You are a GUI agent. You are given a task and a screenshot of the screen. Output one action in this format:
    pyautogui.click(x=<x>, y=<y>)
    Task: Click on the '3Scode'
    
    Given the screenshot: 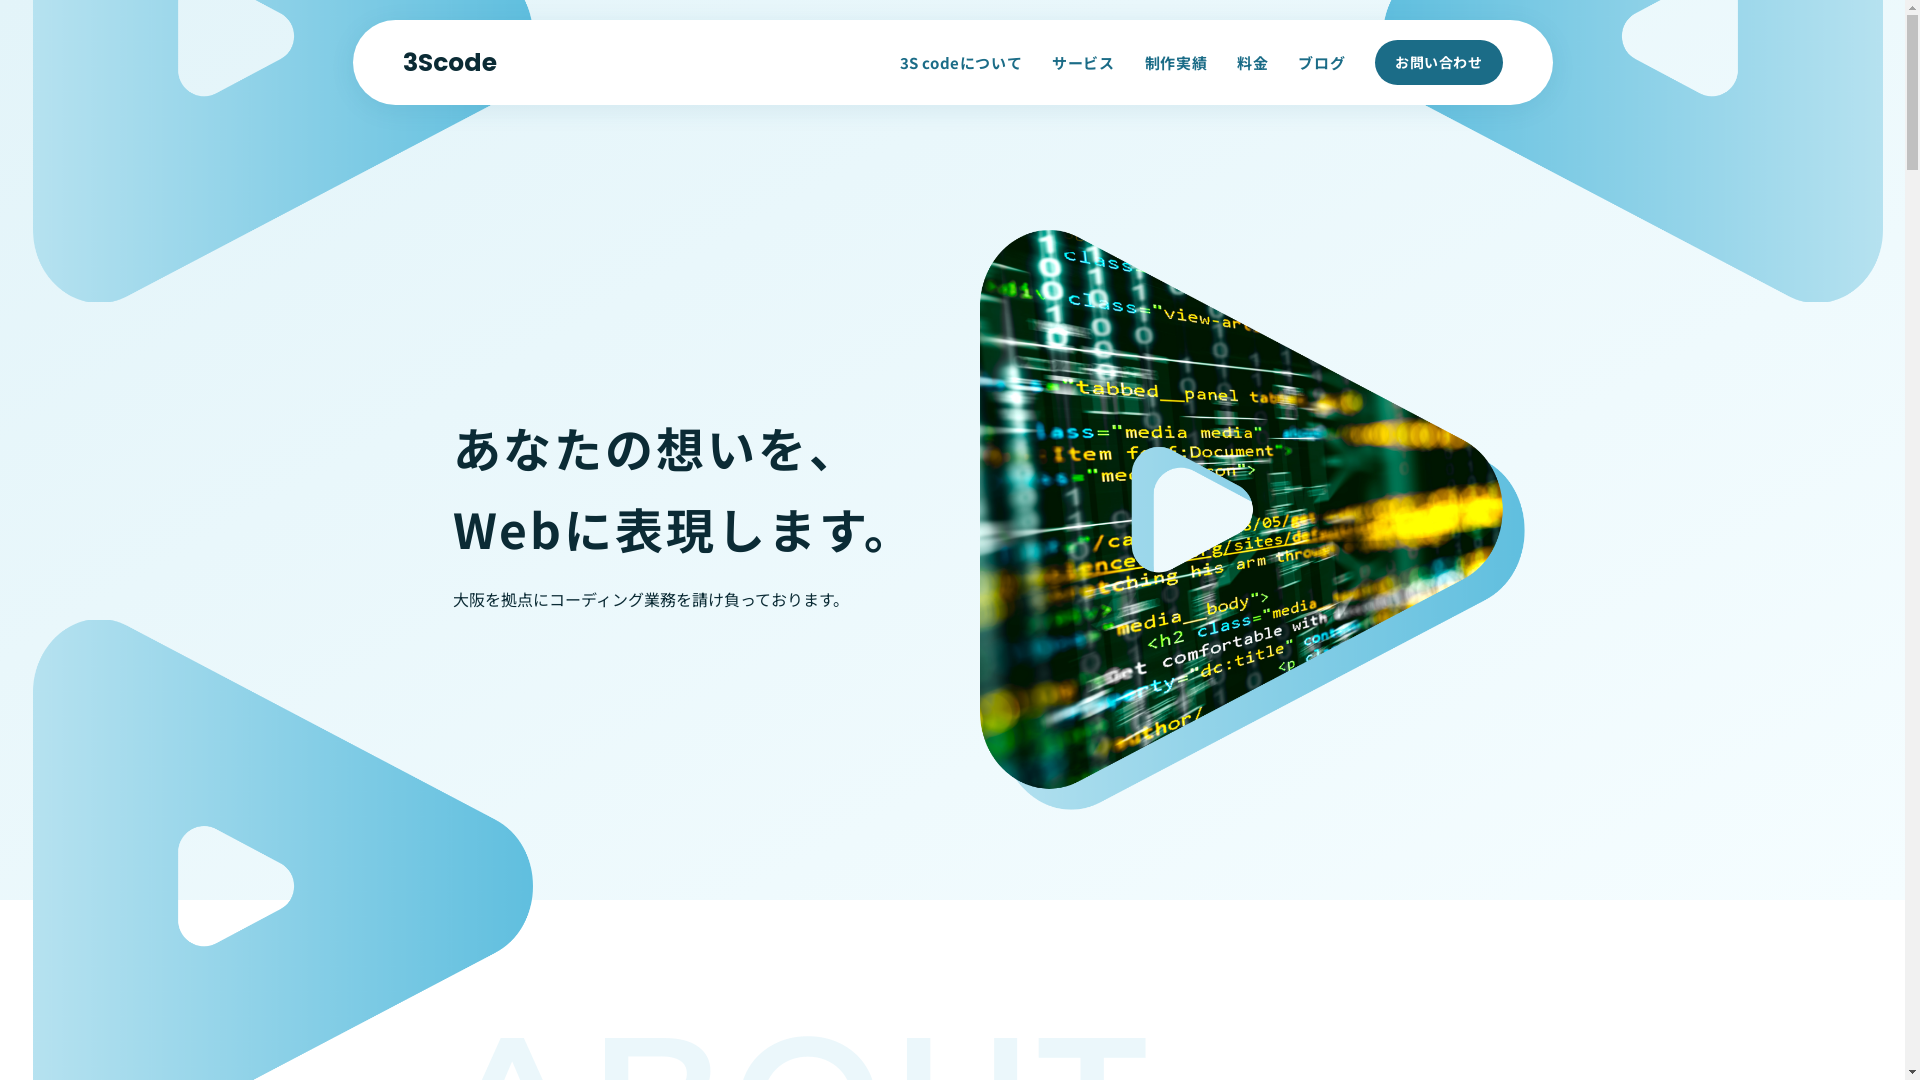 What is the action you would take?
    pyautogui.click(x=448, y=61)
    